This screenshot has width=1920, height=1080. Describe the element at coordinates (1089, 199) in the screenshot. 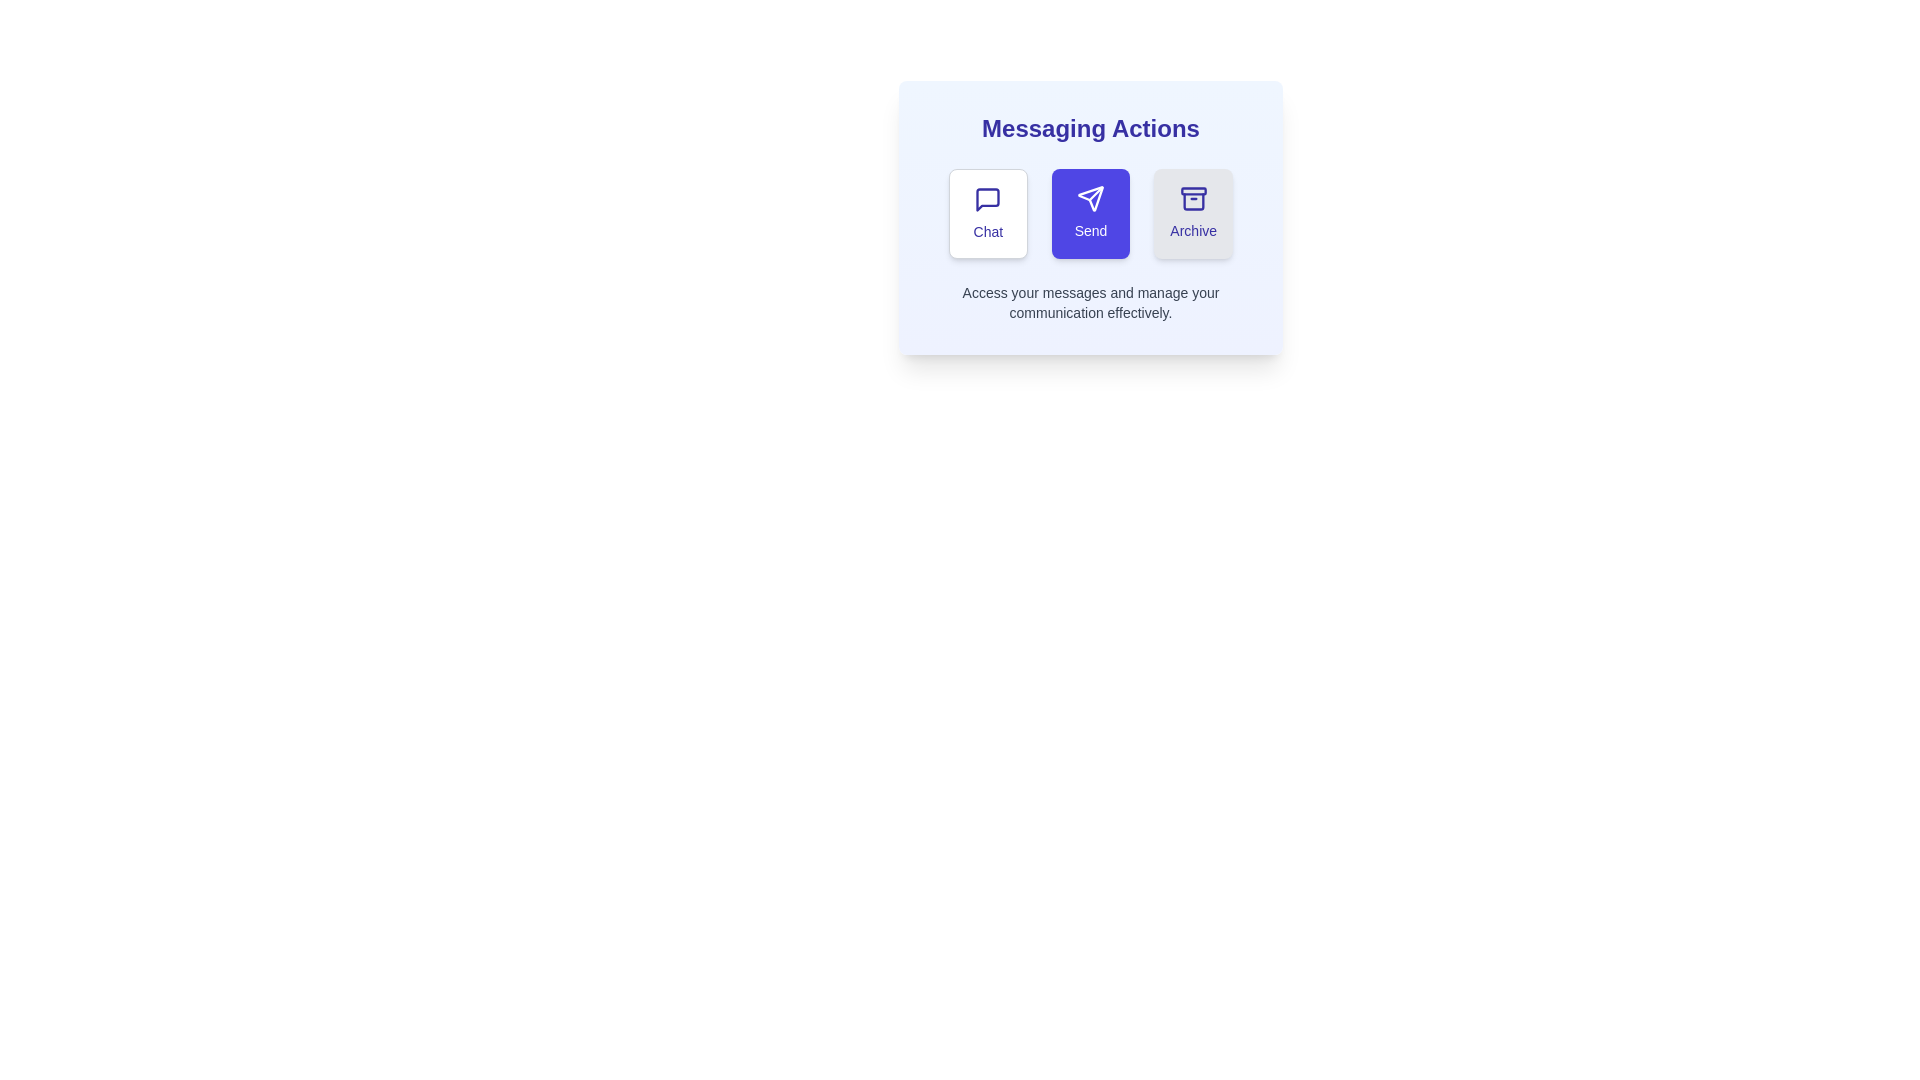

I see `the graphical icon representing the 'Send' action, which is located in the middle section of the 'Messaging Actions' card, highlighted within a blue square background` at that location.